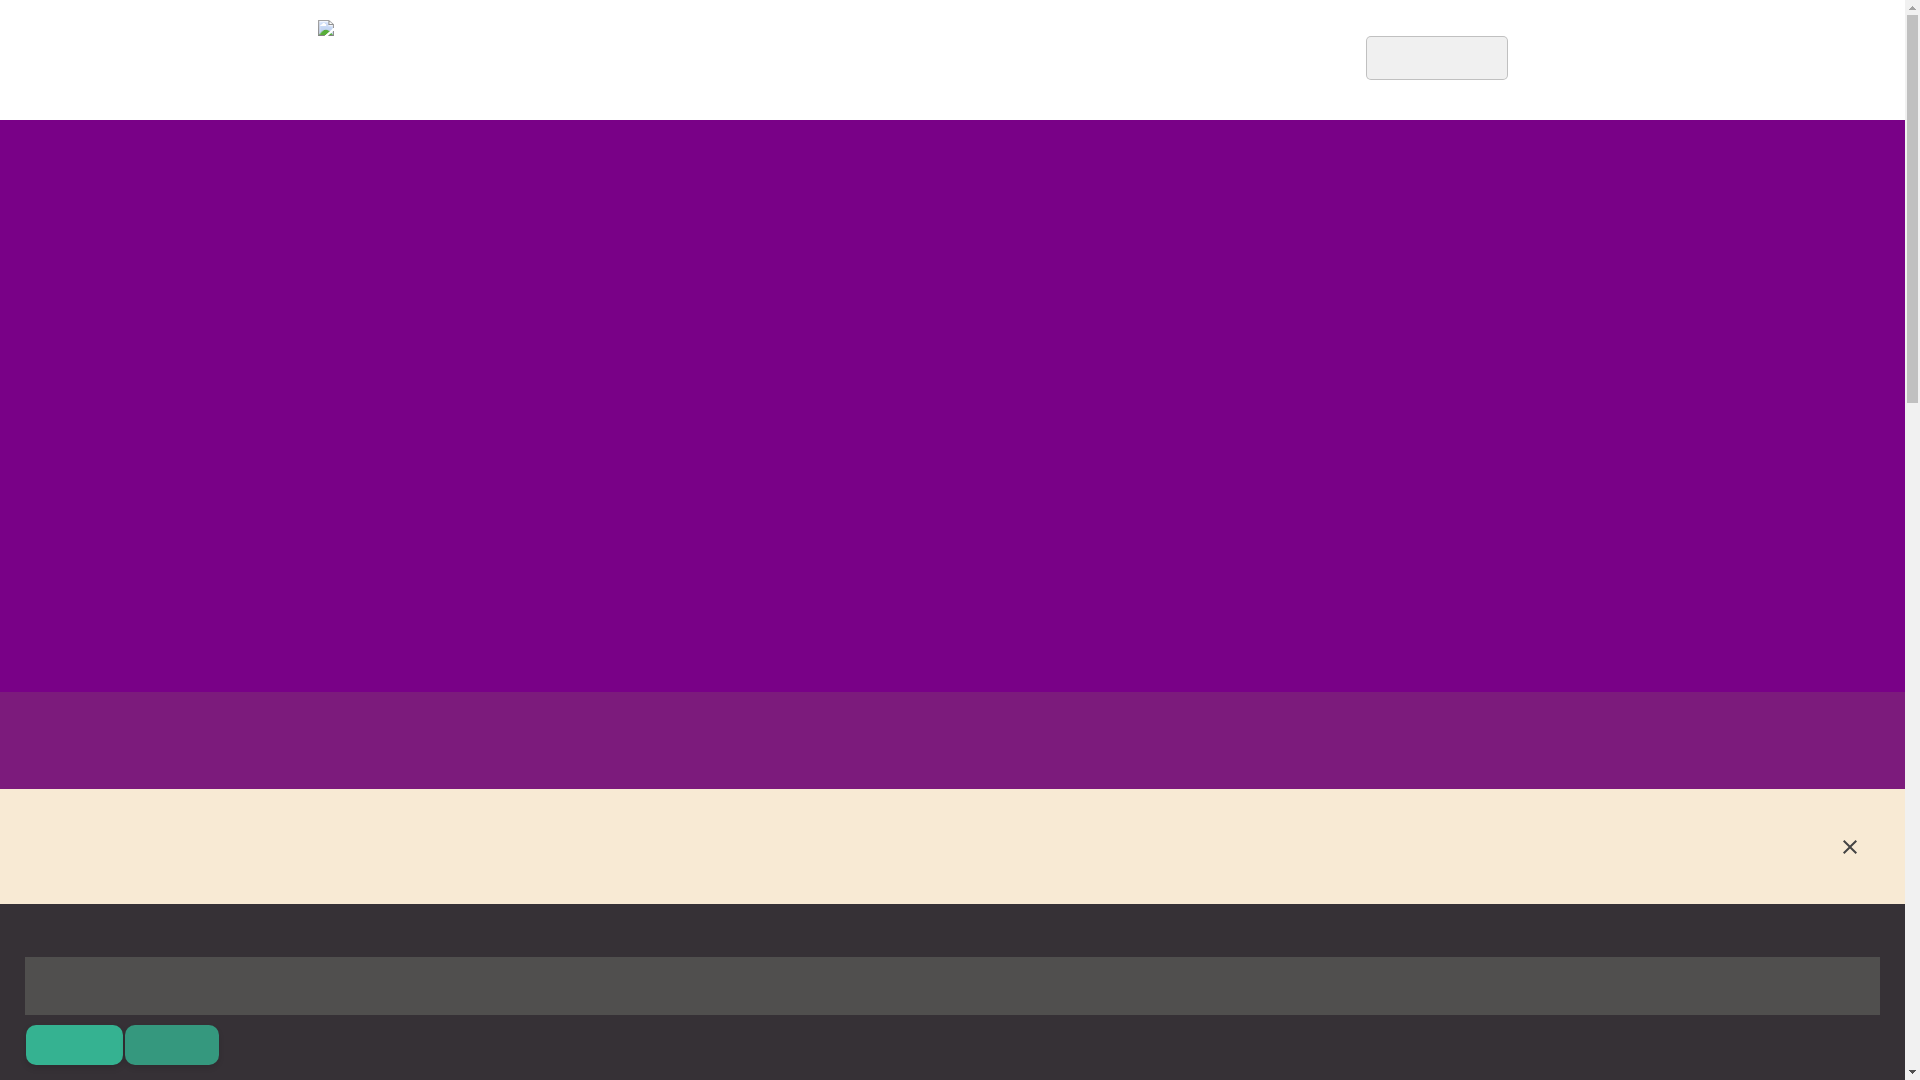  What do you see at coordinates (1122, 59) in the screenshot?
I see `'Our Visitors` at bounding box center [1122, 59].